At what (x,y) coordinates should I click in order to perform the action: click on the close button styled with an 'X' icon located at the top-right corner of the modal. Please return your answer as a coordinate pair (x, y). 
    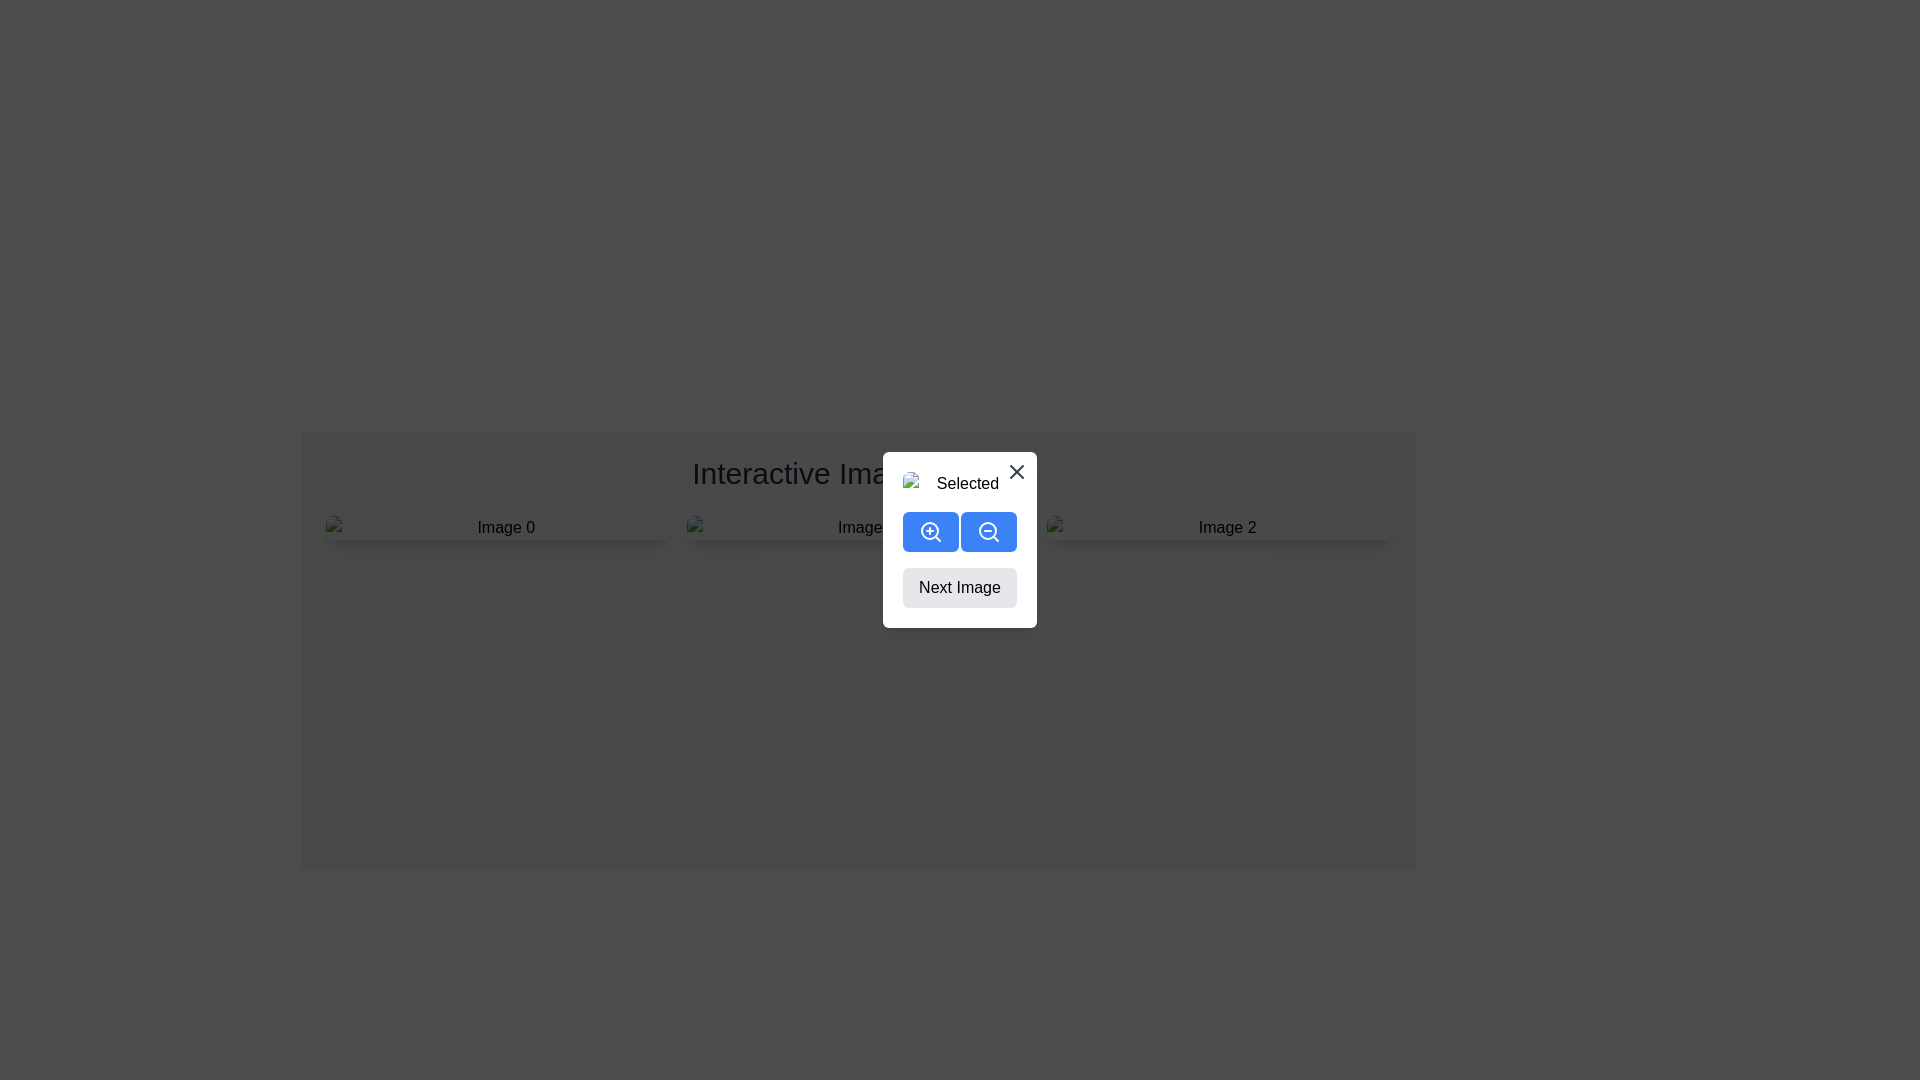
    Looking at the image, I should click on (1016, 471).